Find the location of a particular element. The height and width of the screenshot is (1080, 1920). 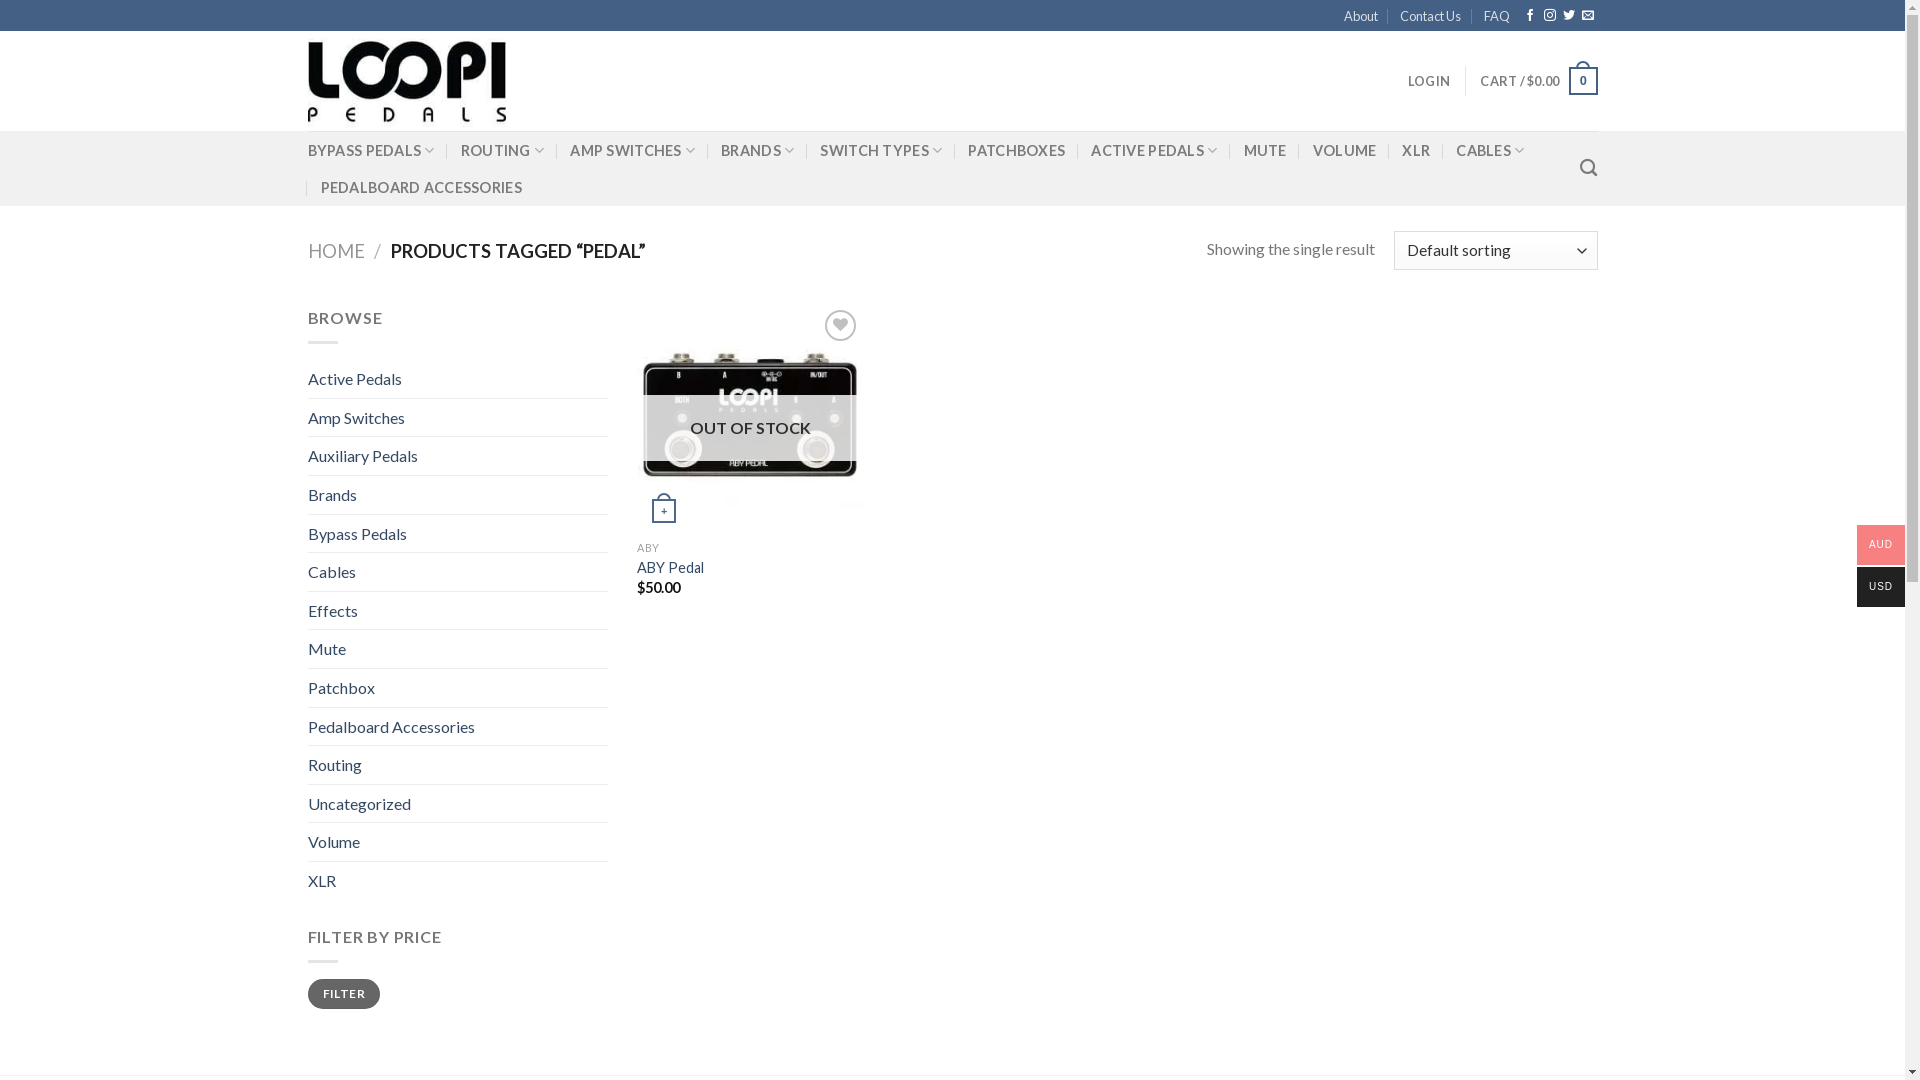

'Follow on Twitter' is located at coordinates (1562, 15).